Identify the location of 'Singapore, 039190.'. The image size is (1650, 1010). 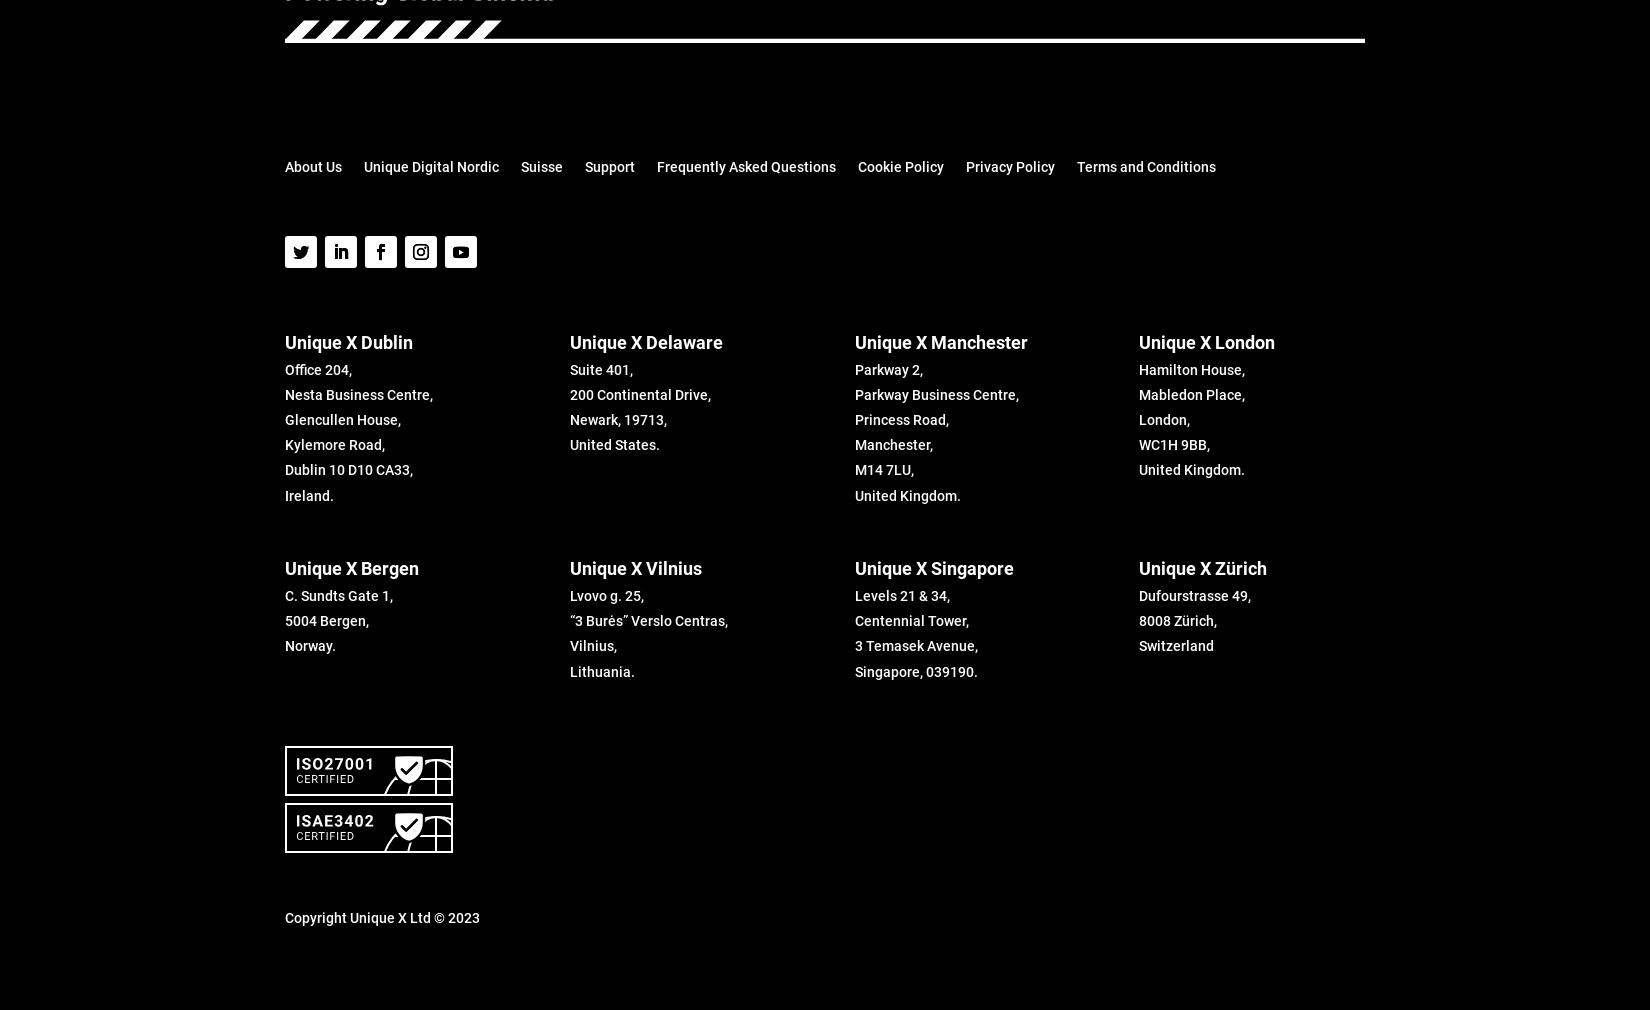
(854, 670).